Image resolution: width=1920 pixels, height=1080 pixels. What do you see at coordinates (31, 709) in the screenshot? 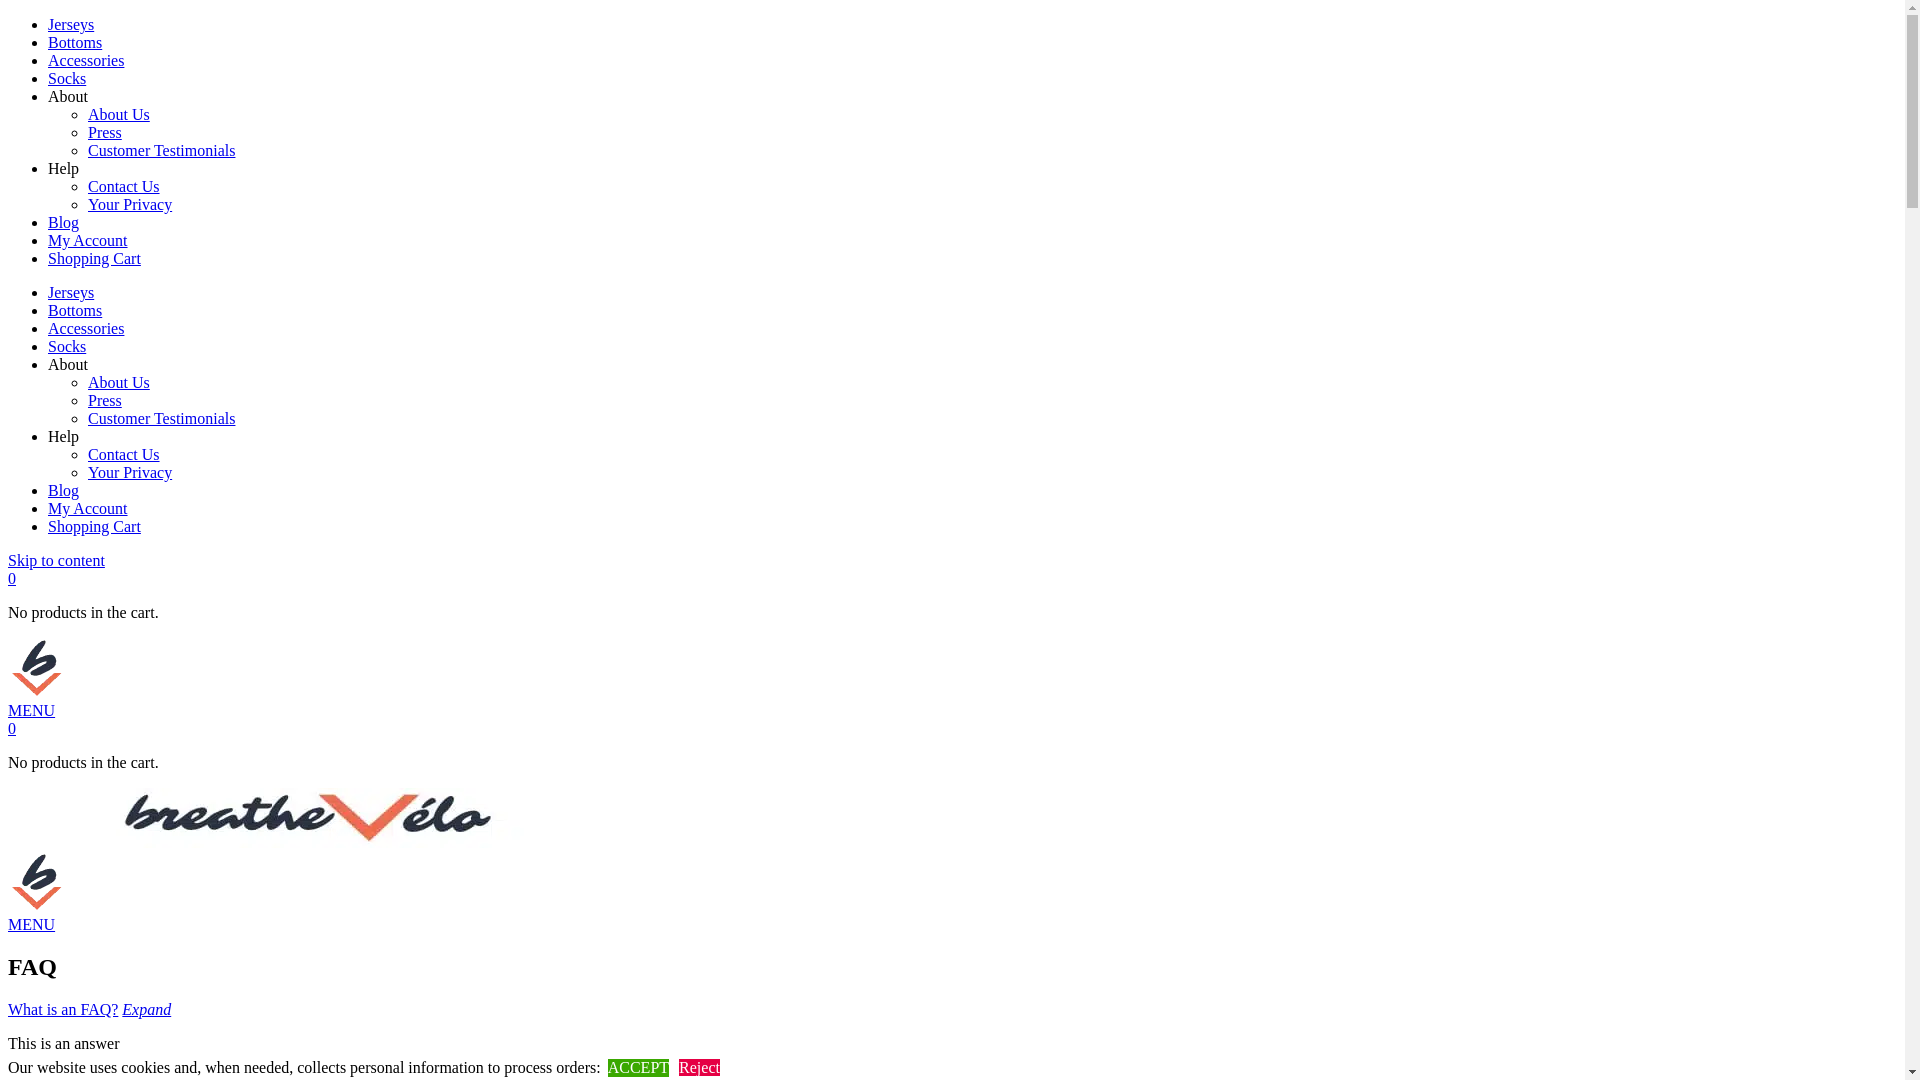
I see `'MENU'` at bounding box center [31, 709].